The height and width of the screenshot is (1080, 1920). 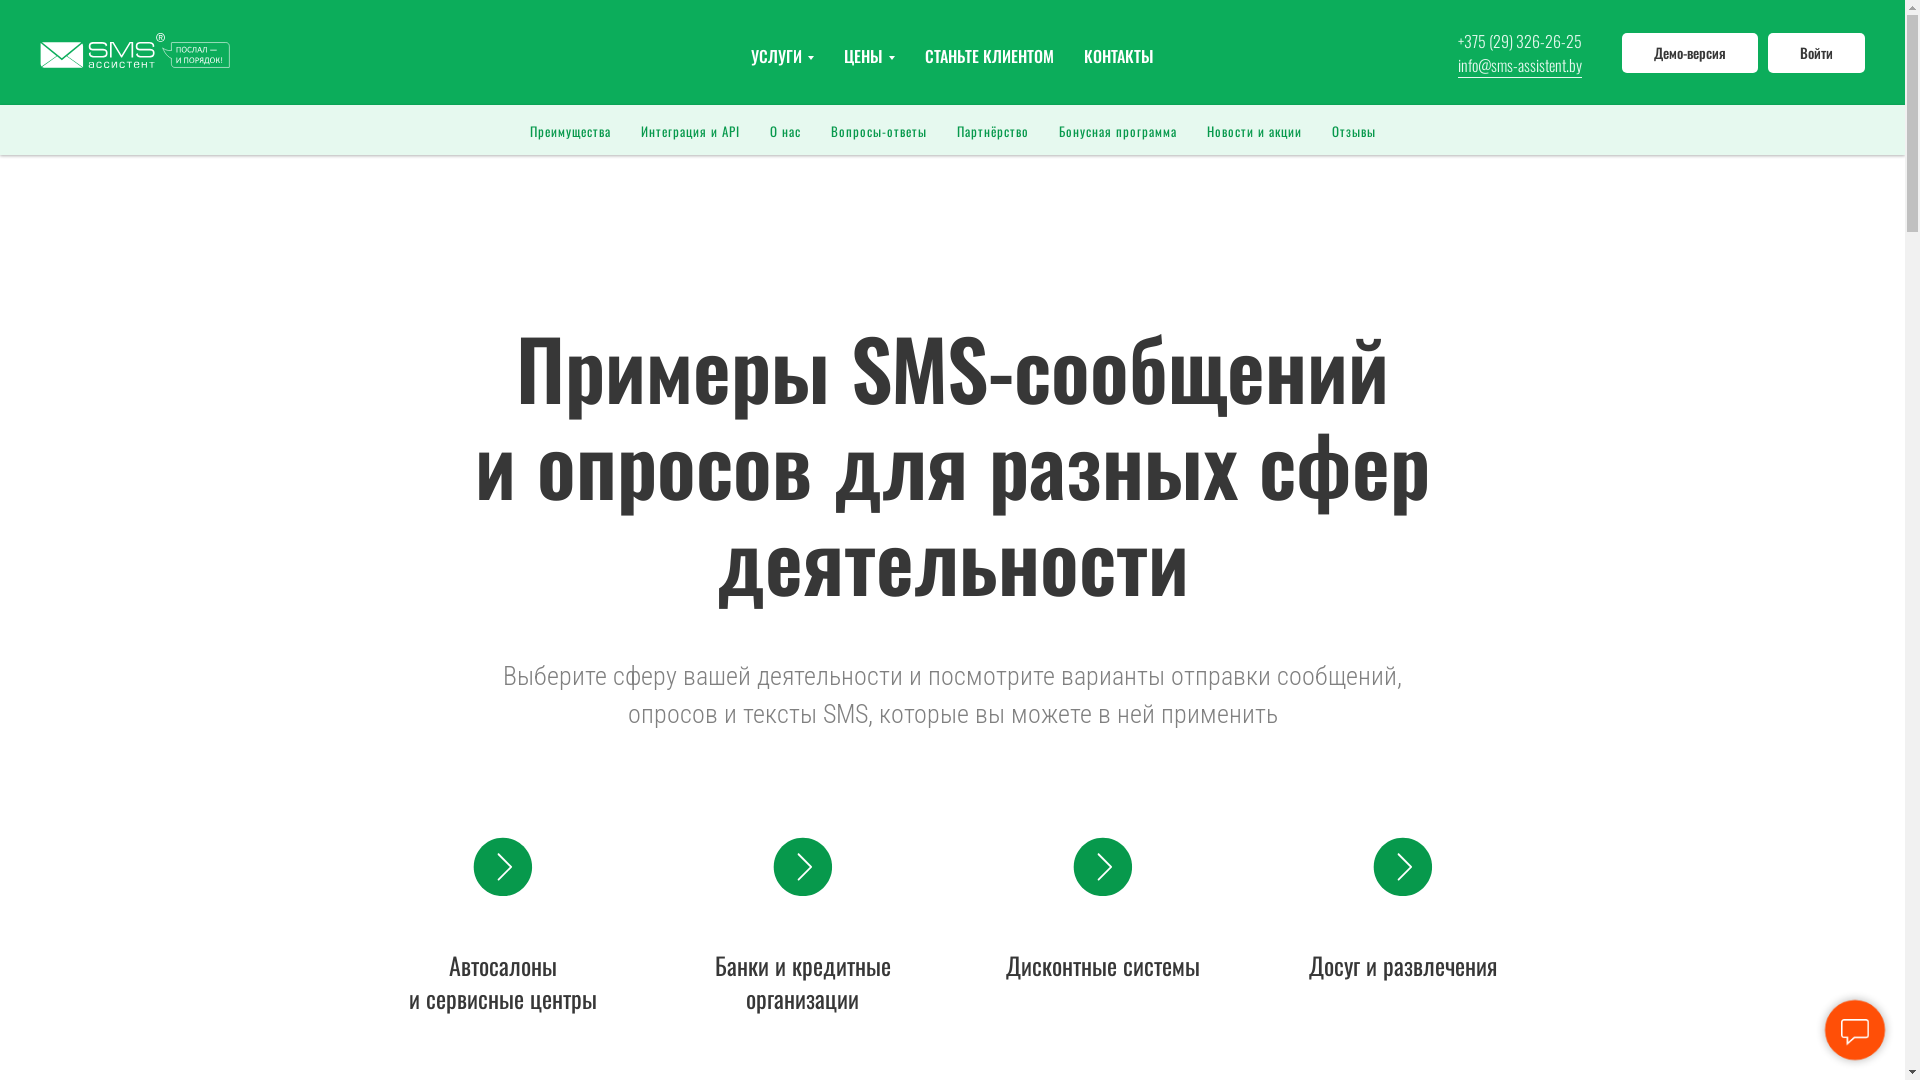 I want to click on '+375 (29) 326-26-25', so click(x=1520, y=39).